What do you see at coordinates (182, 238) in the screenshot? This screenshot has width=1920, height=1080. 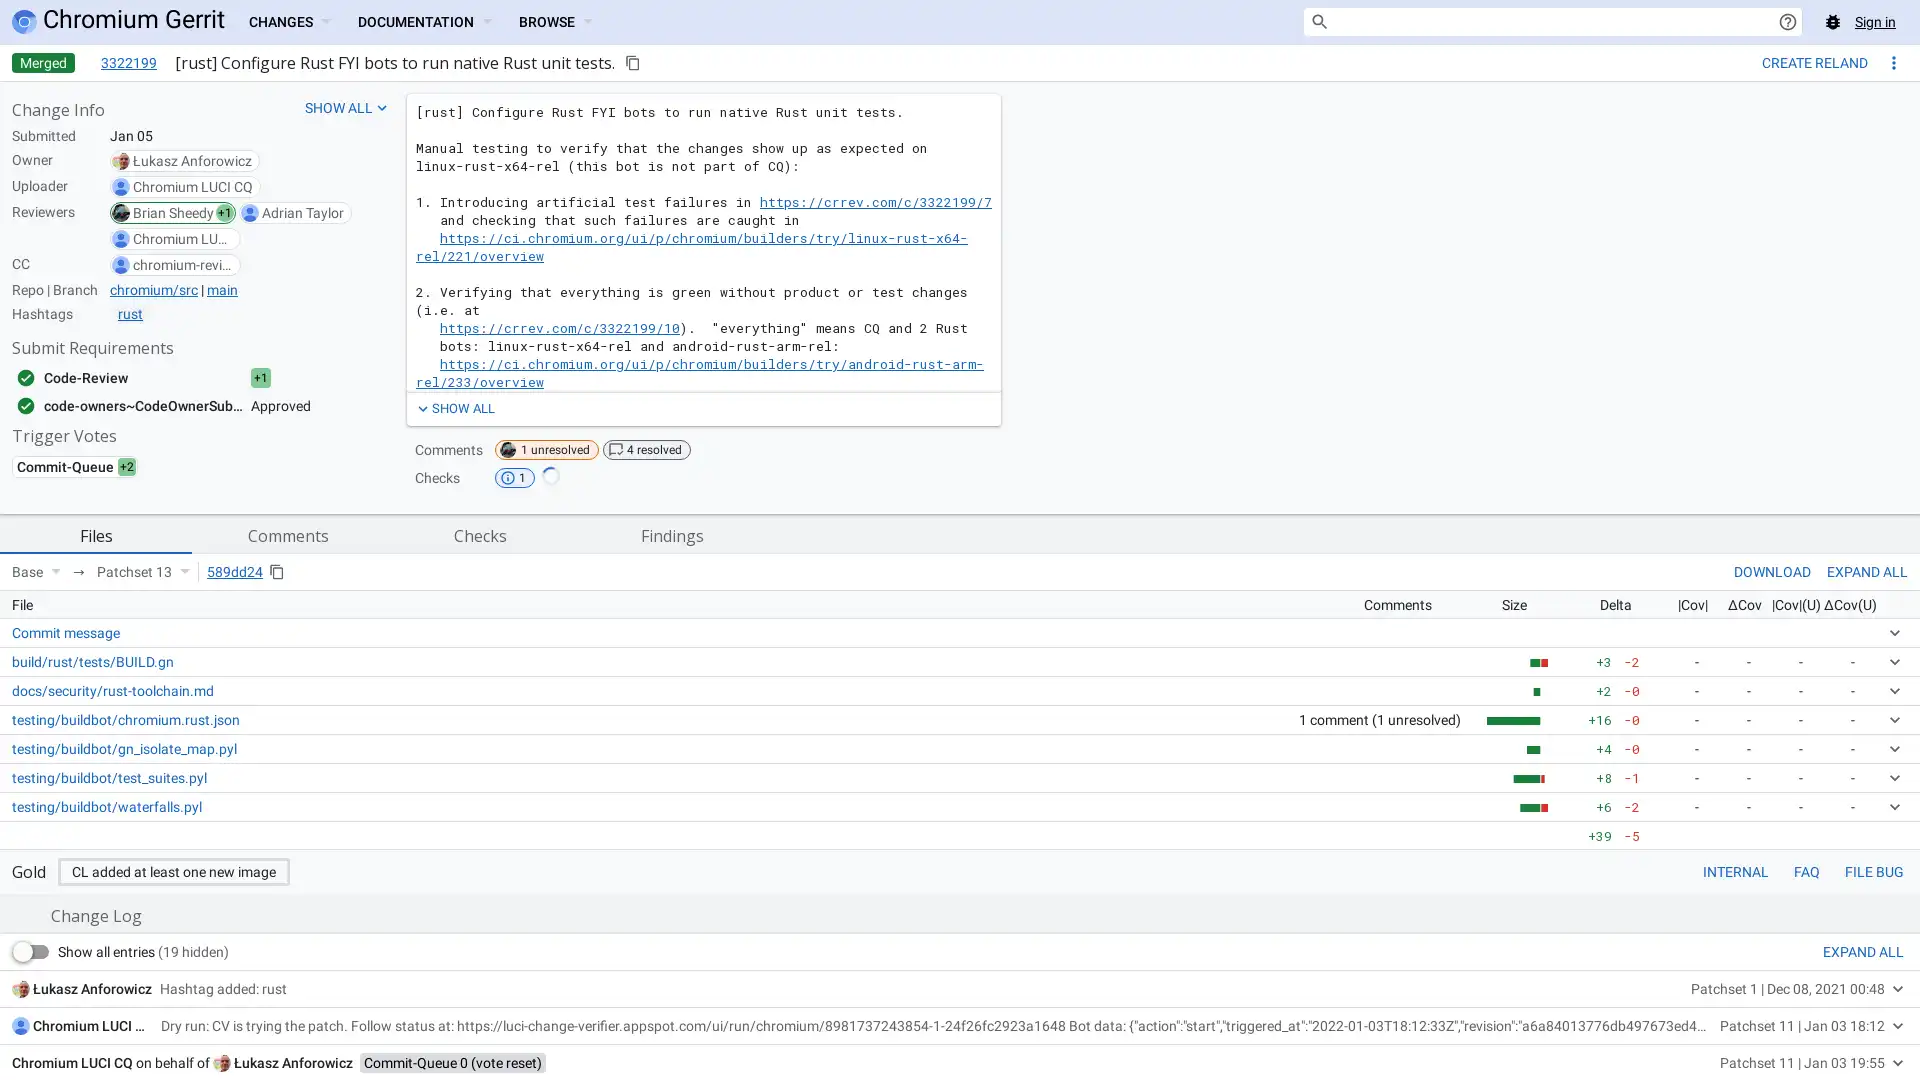 I see `Chromium LUCI CQ` at bounding box center [182, 238].